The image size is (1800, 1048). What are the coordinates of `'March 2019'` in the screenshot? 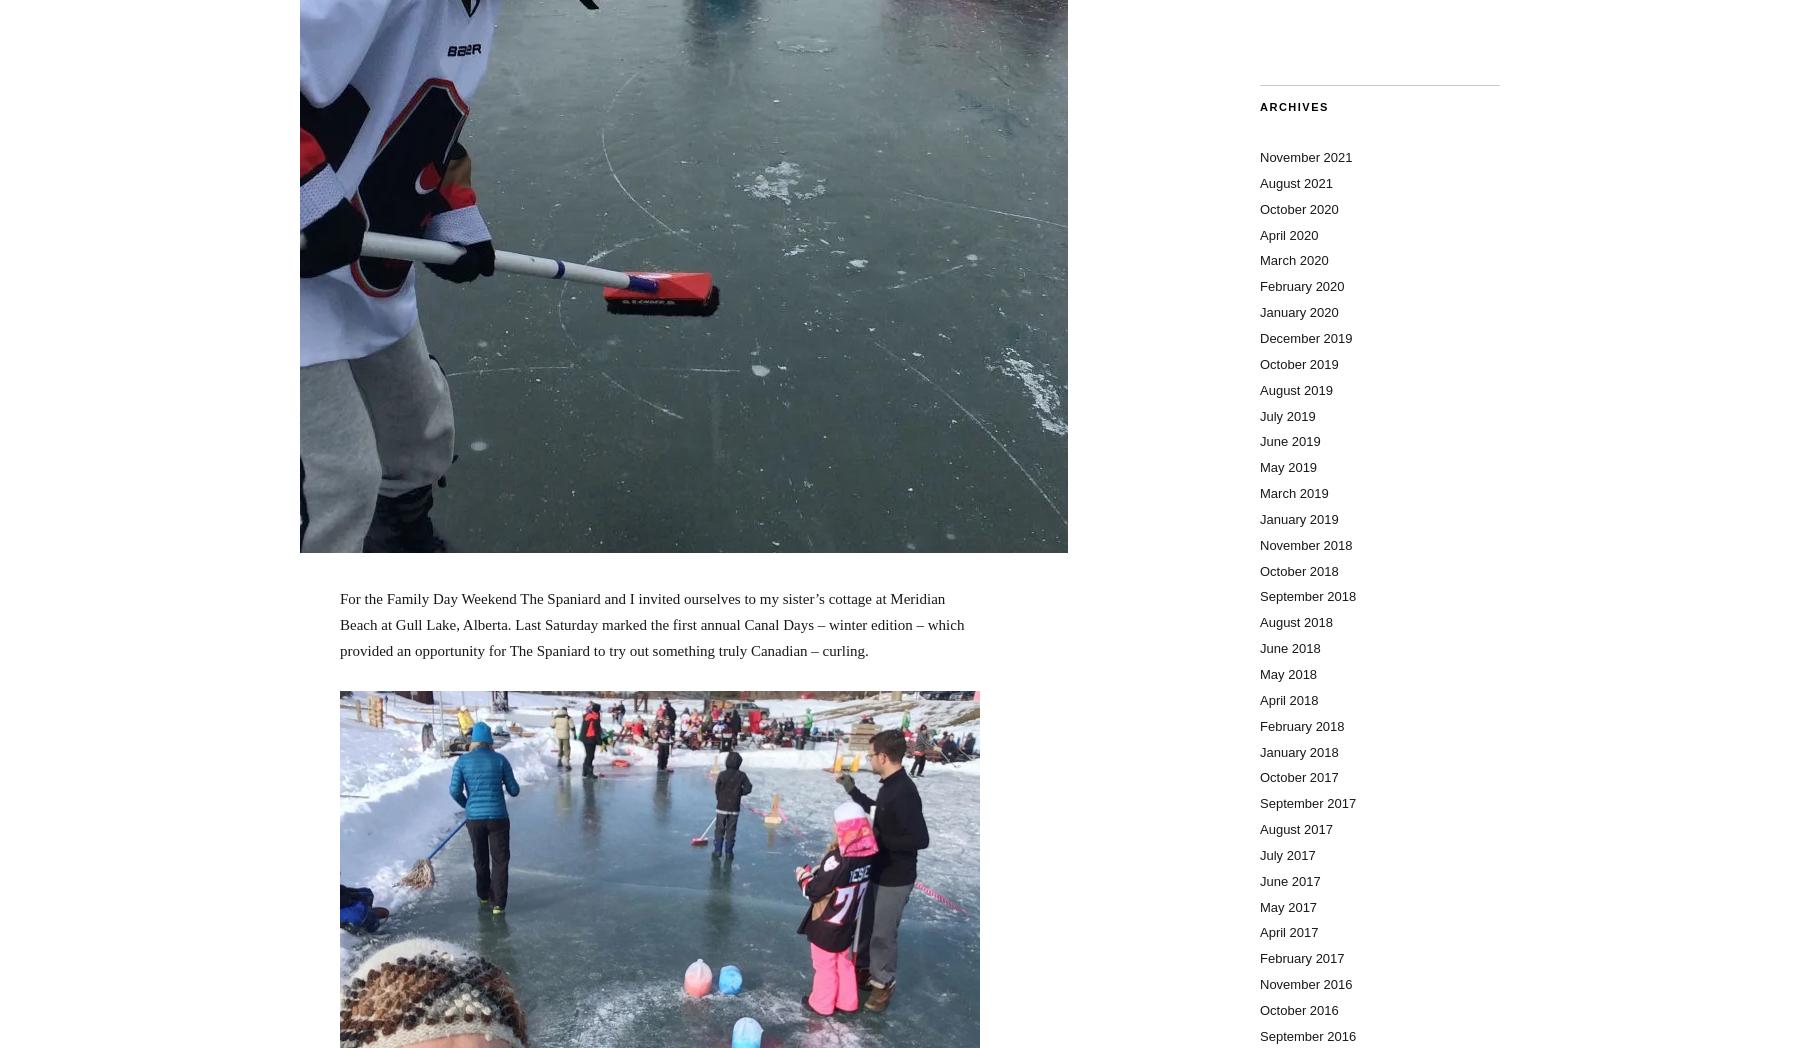 It's located at (1294, 493).